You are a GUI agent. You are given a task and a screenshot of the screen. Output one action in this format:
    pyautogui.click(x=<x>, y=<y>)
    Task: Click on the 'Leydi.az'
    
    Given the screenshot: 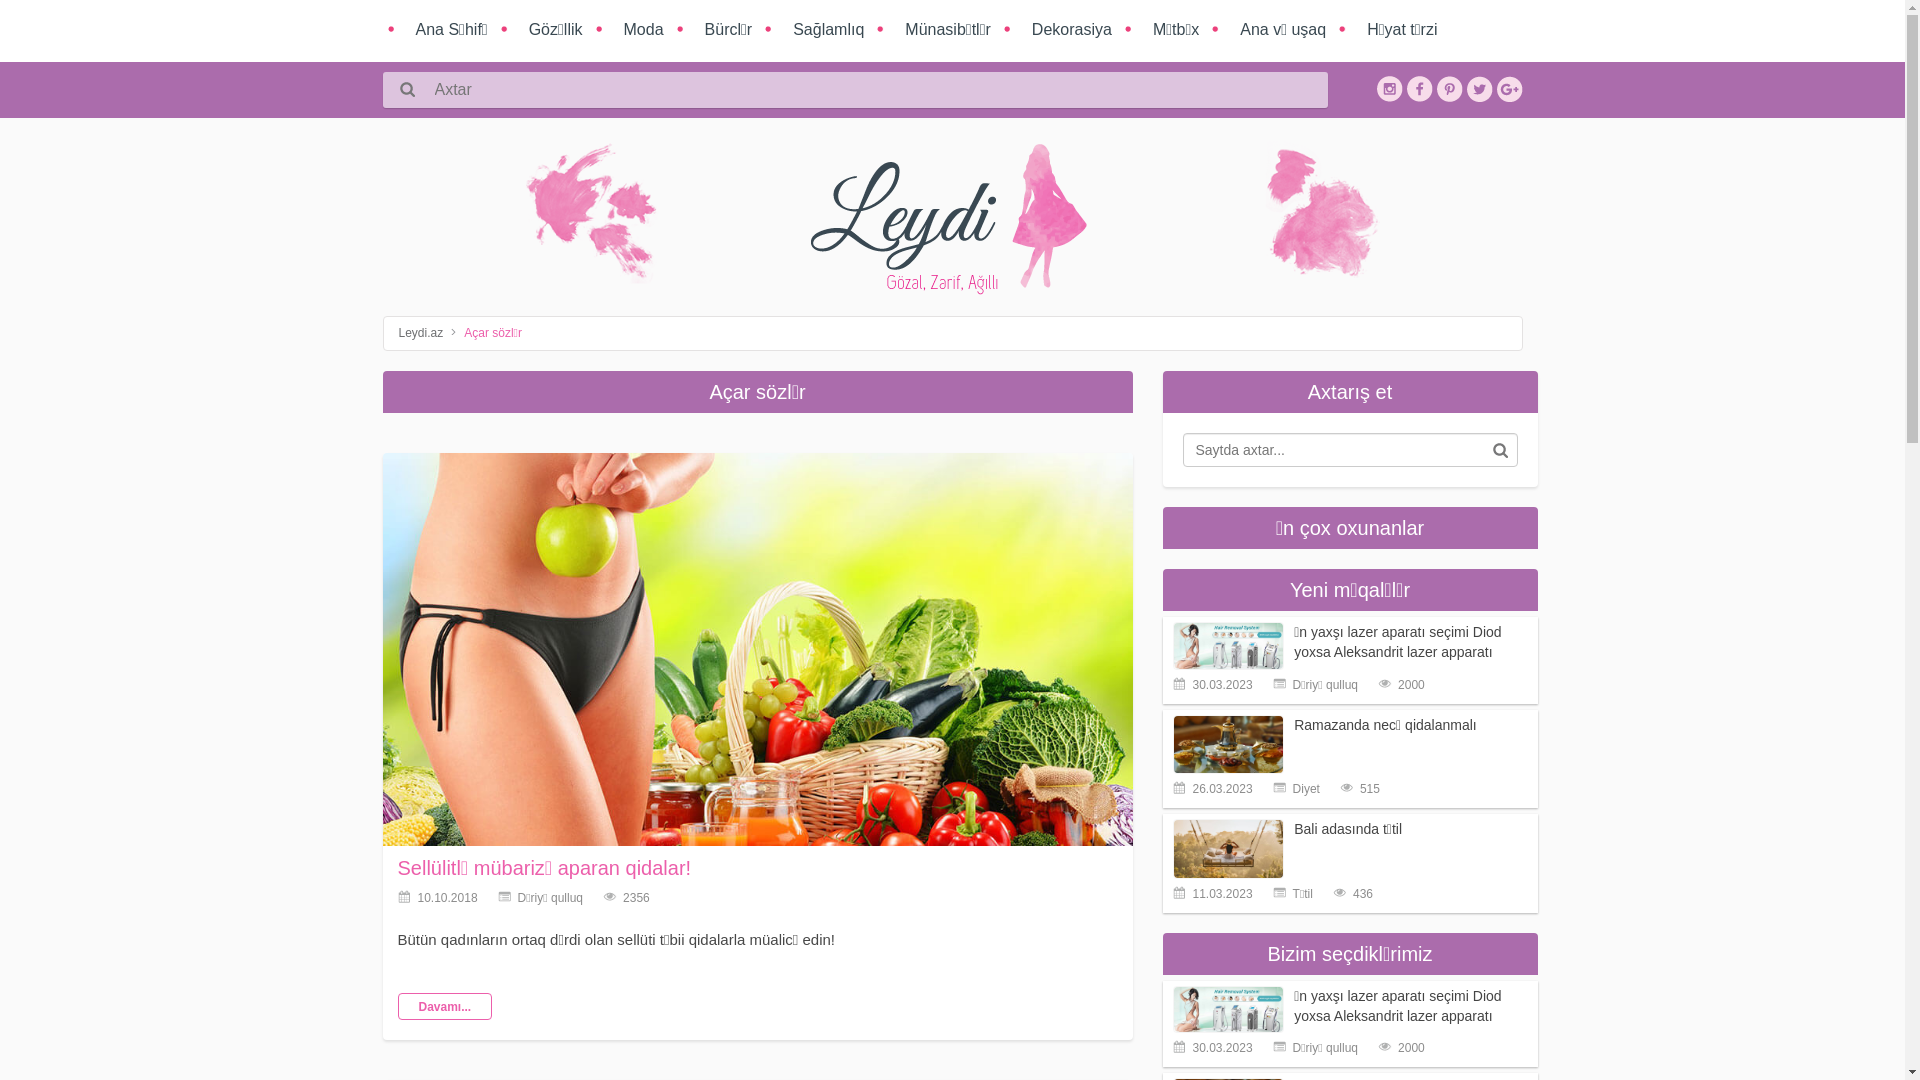 What is the action you would take?
    pyautogui.click(x=426, y=331)
    